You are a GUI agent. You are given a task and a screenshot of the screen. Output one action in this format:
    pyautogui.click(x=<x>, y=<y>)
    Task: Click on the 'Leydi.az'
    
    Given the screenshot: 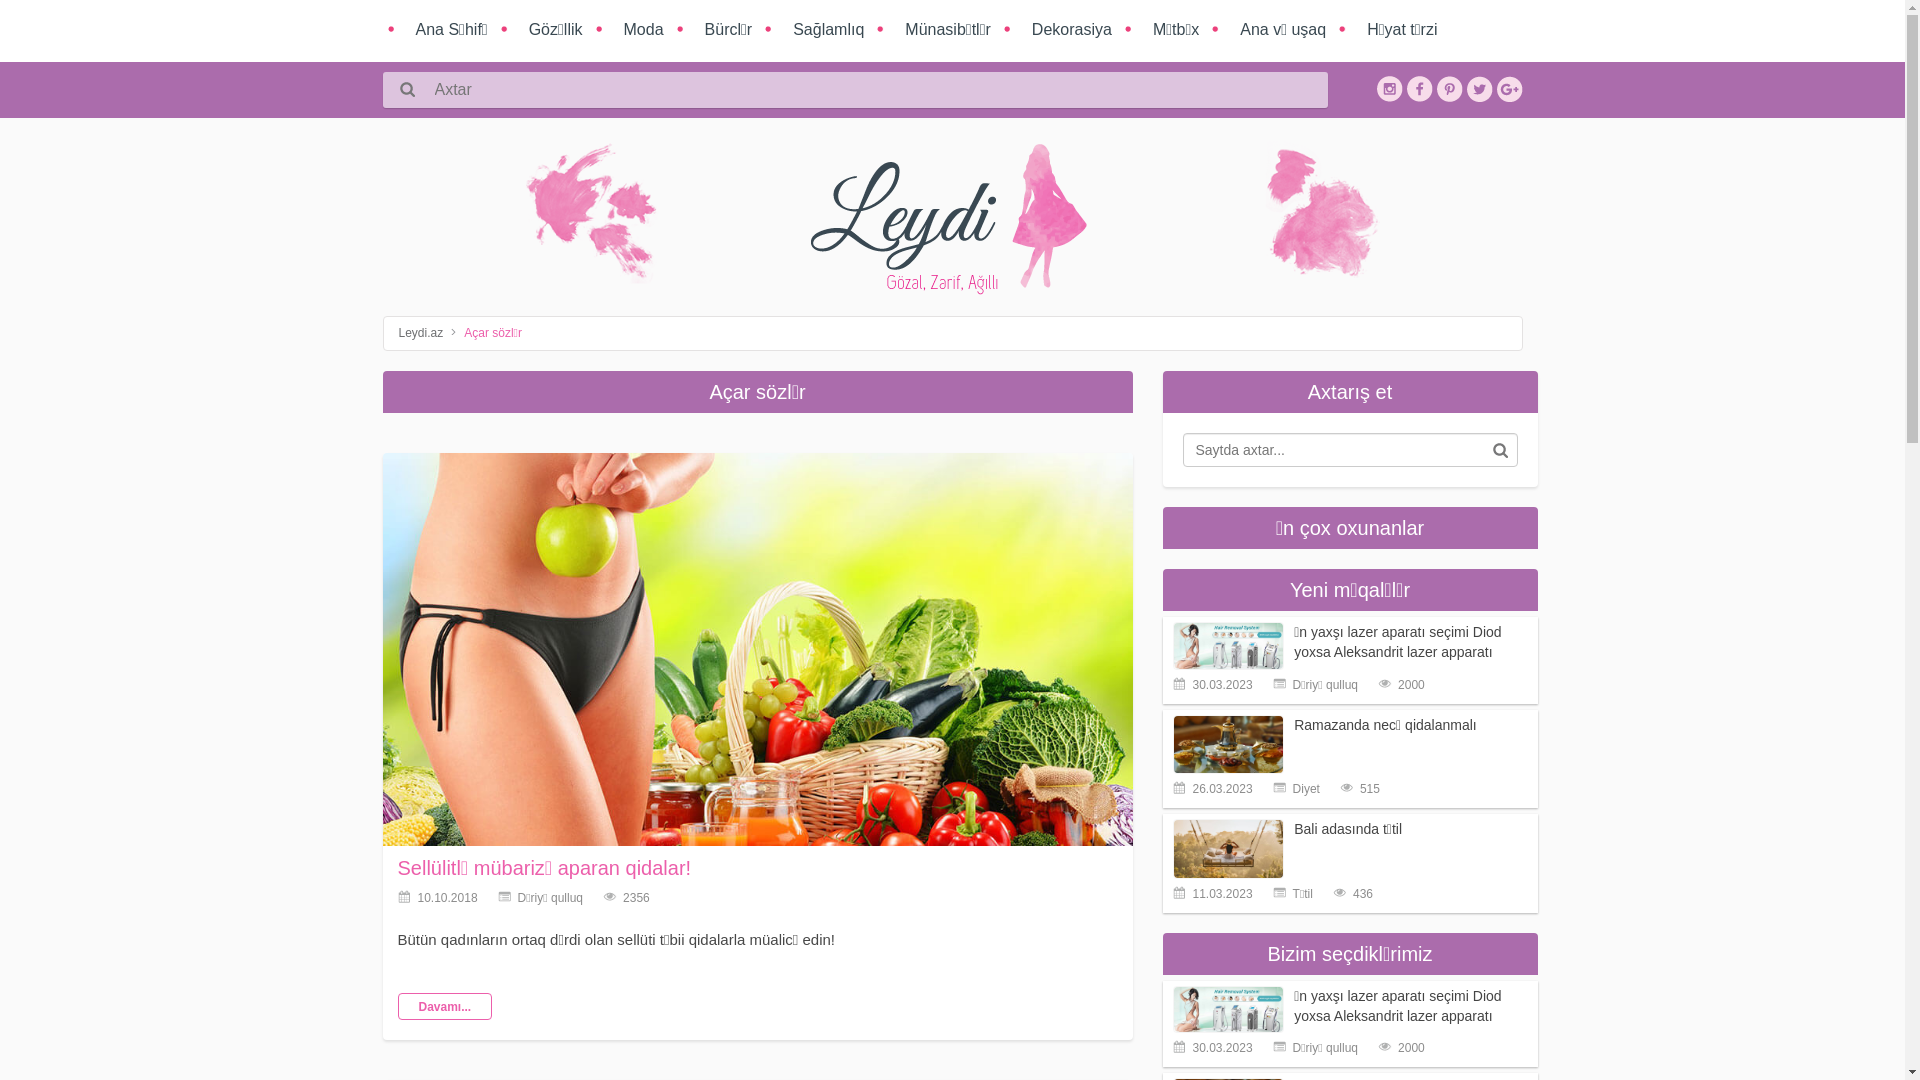 What is the action you would take?
    pyautogui.click(x=426, y=331)
    